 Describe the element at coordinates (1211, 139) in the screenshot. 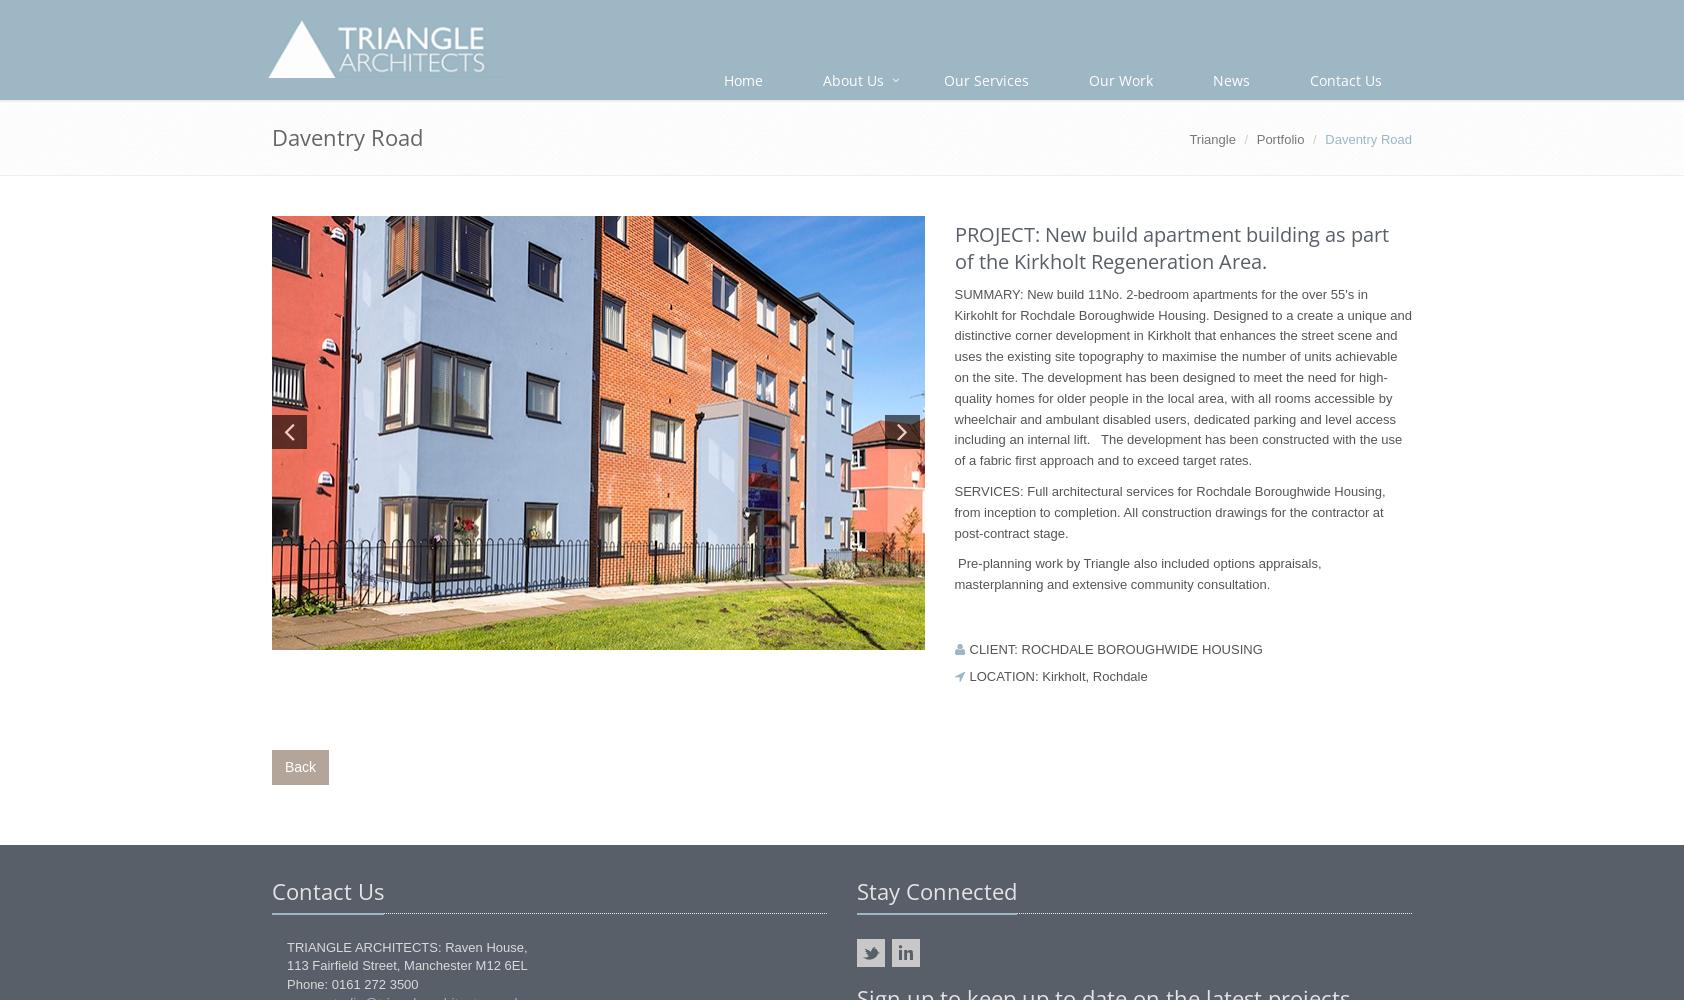

I see `'Triangle'` at that location.